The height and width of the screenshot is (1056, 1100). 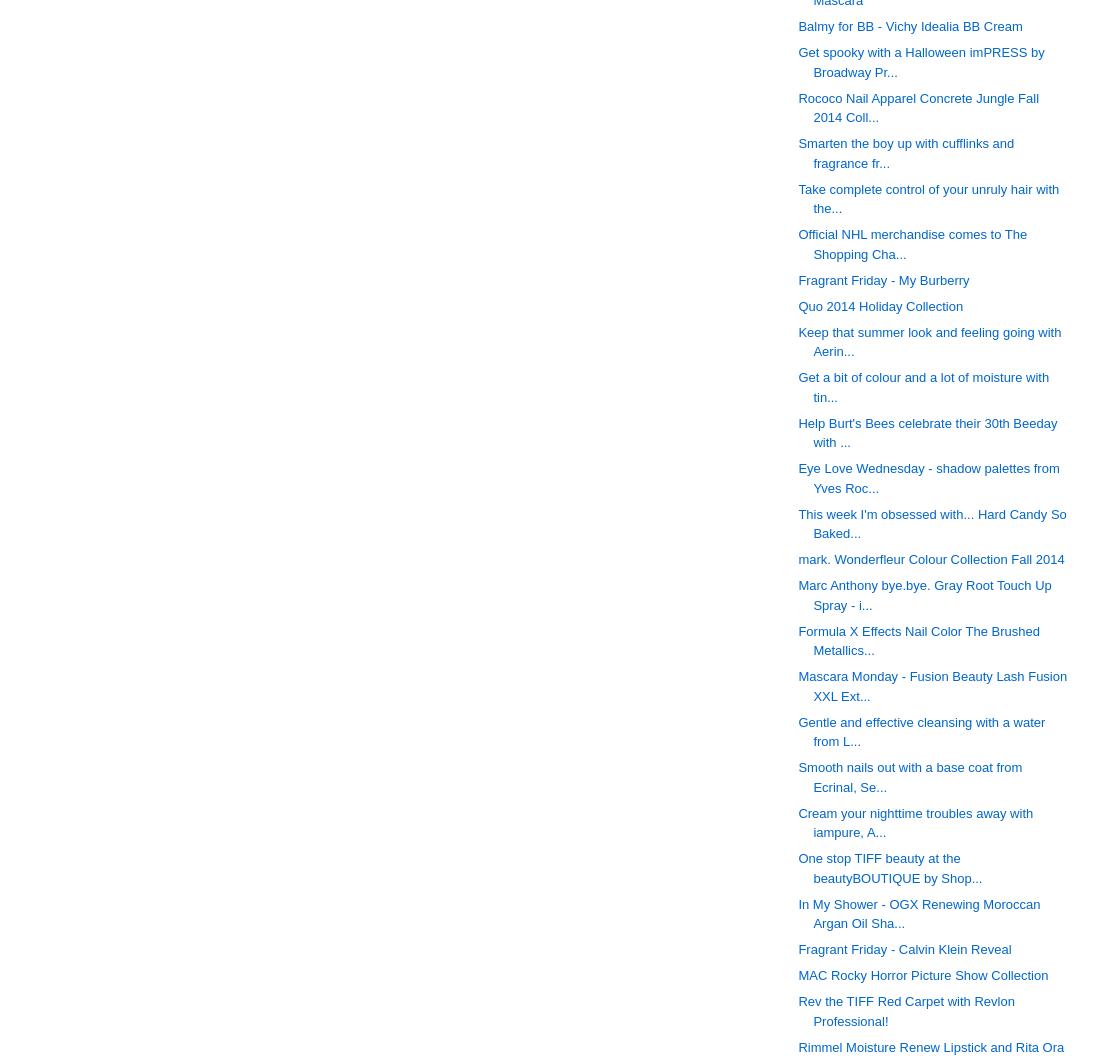 What do you see at coordinates (918, 106) in the screenshot?
I see `'Rococo Nail Apparel Concrete Jungle Fall 2014 Coll...'` at bounding box center [918, 106].